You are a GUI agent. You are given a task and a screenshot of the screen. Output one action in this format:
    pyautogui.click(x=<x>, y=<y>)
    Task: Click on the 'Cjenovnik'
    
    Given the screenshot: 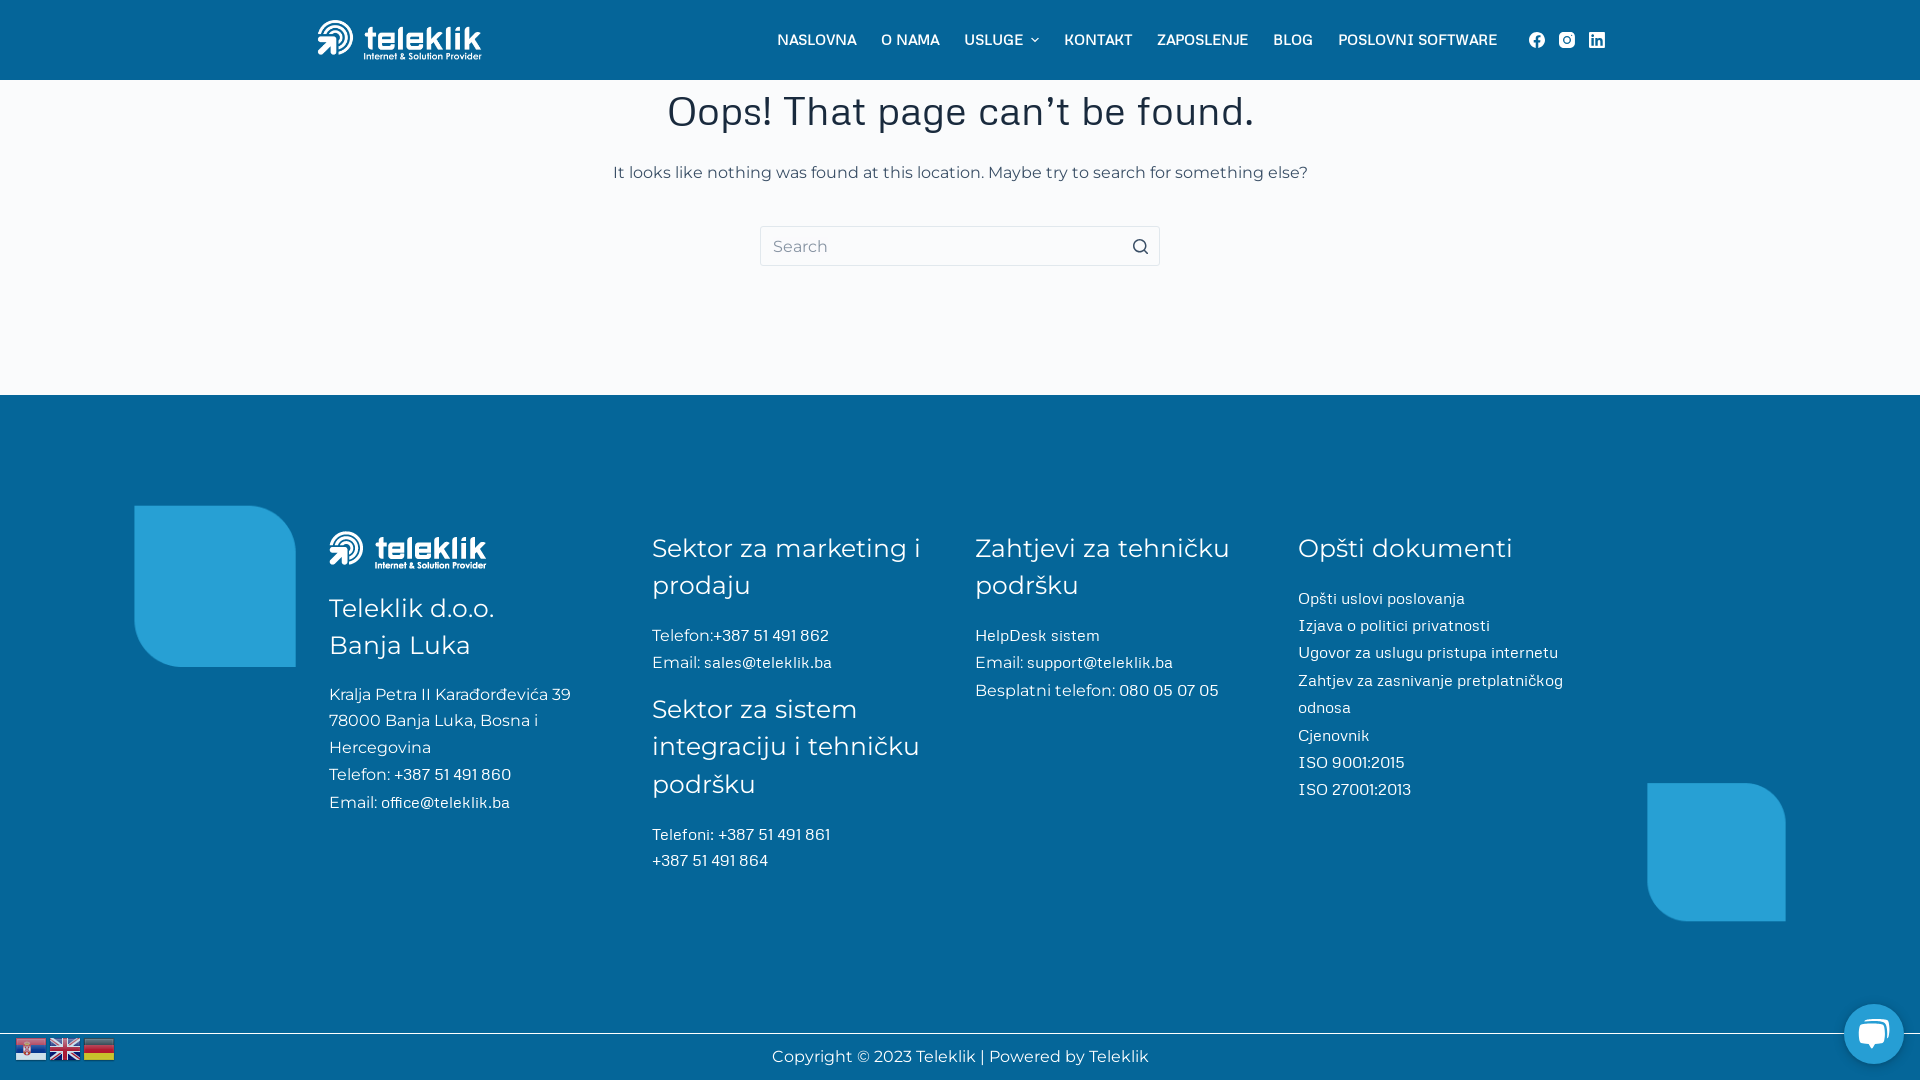 What is the action you would take?
    pyautogui.click(x=1334, y=733)
    